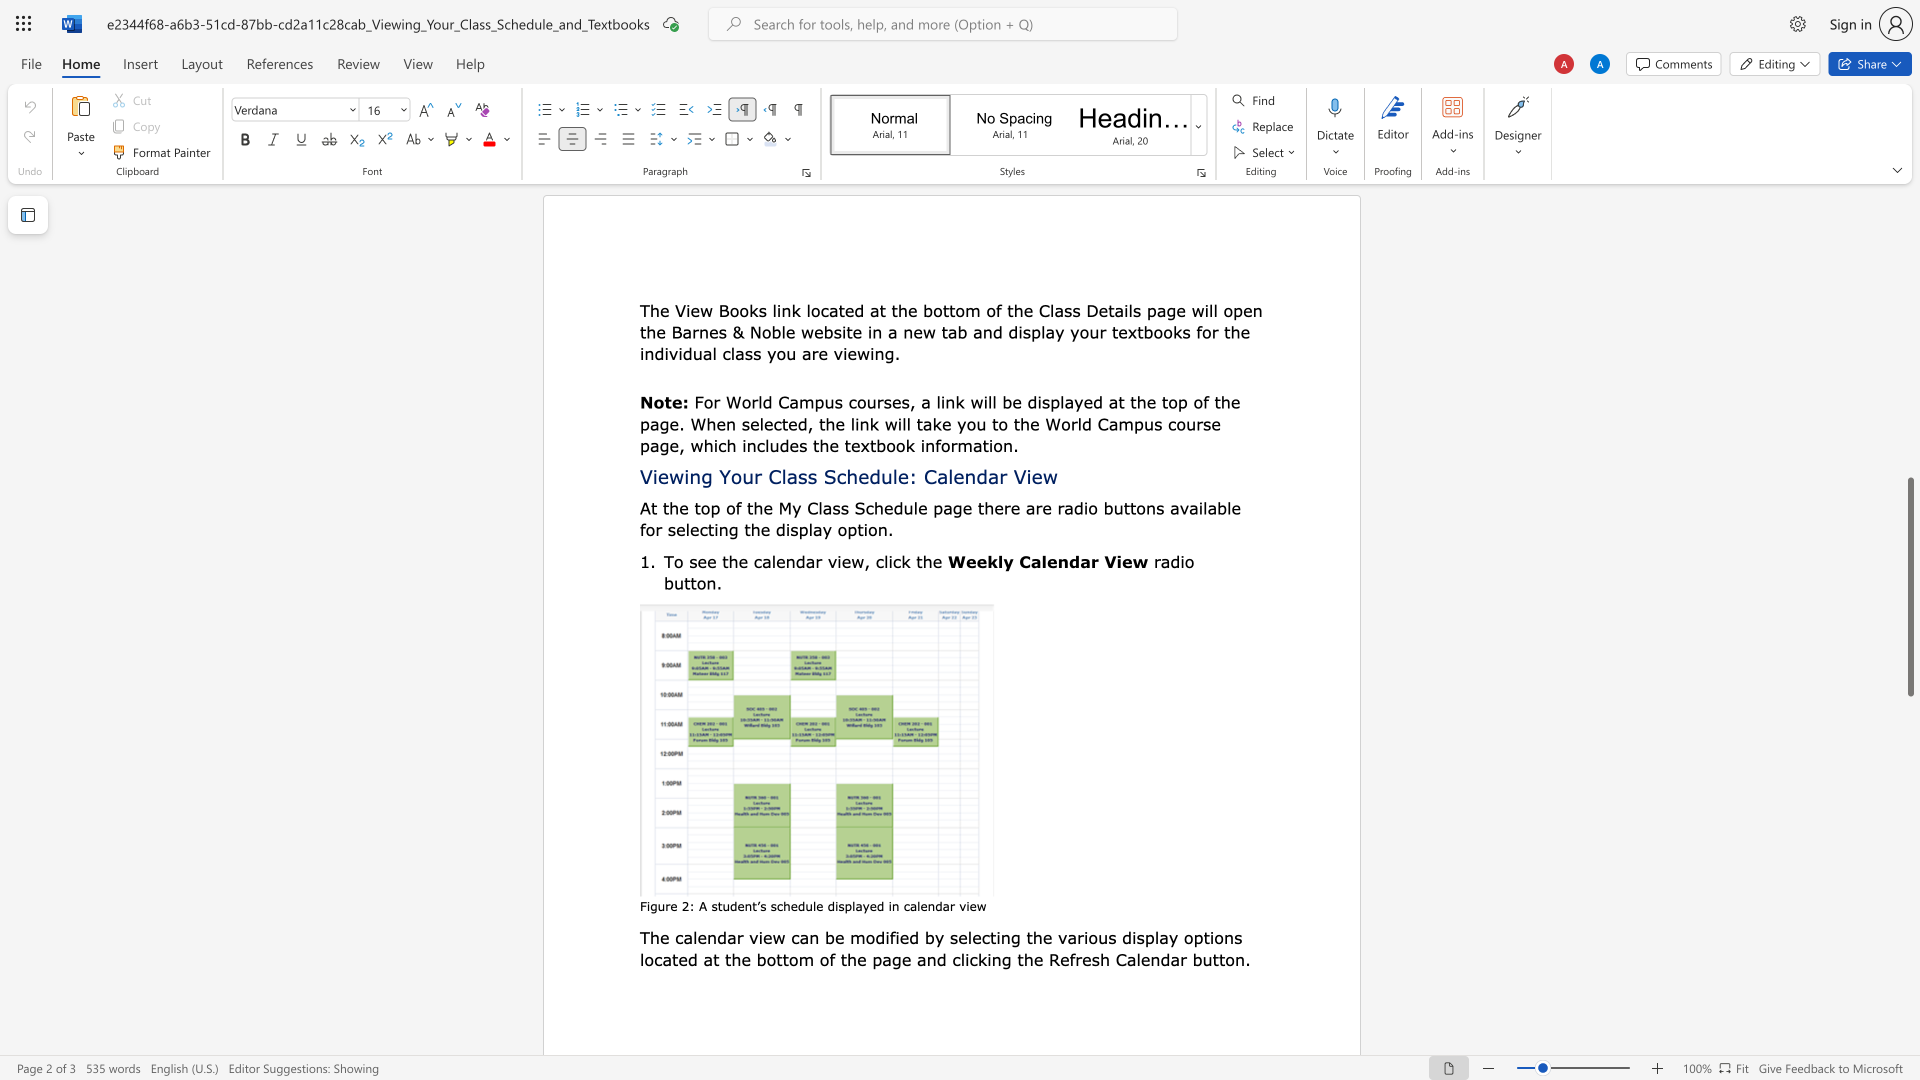  What do you see at coordinates (1909, 419) in the screenshot?
I see `the scrollbar to move the view up` at bounding box center [1909, 419].